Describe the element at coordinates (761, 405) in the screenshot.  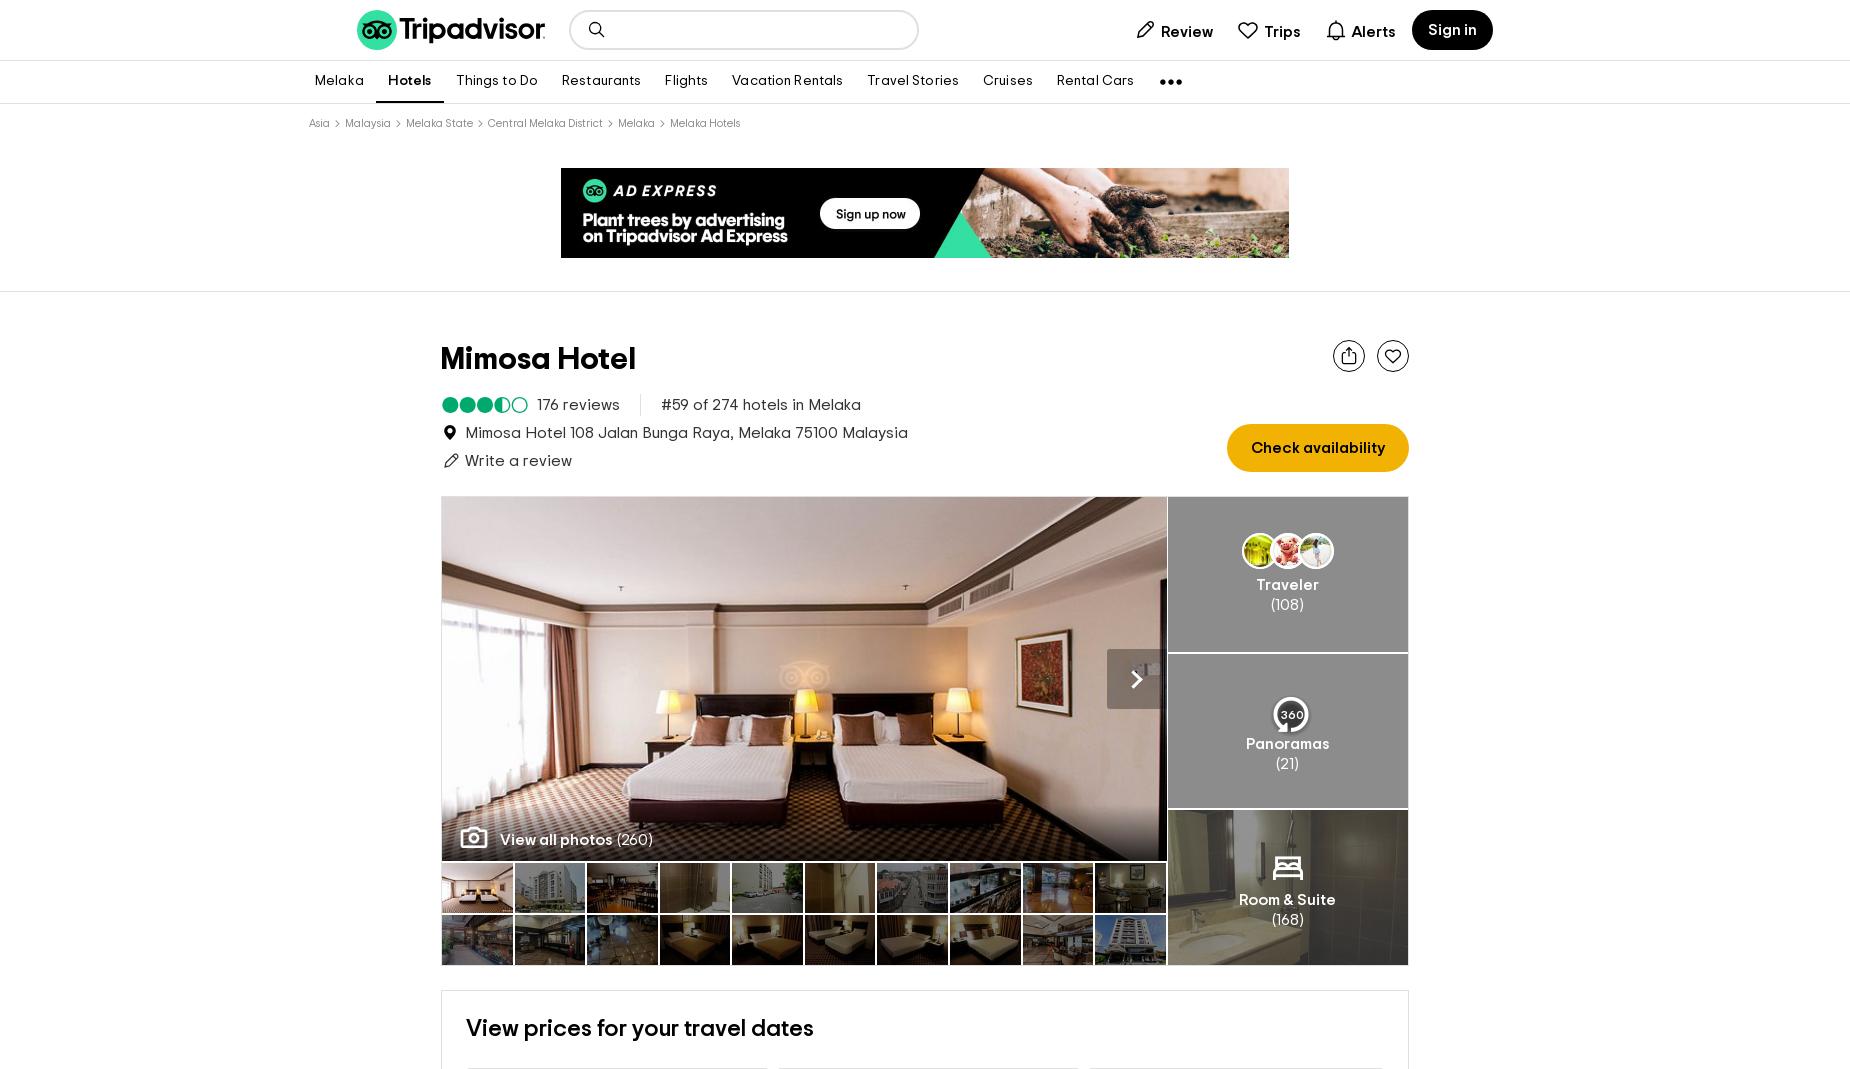
I see `'#59 of 274 hotels in Melaka'` at that location.